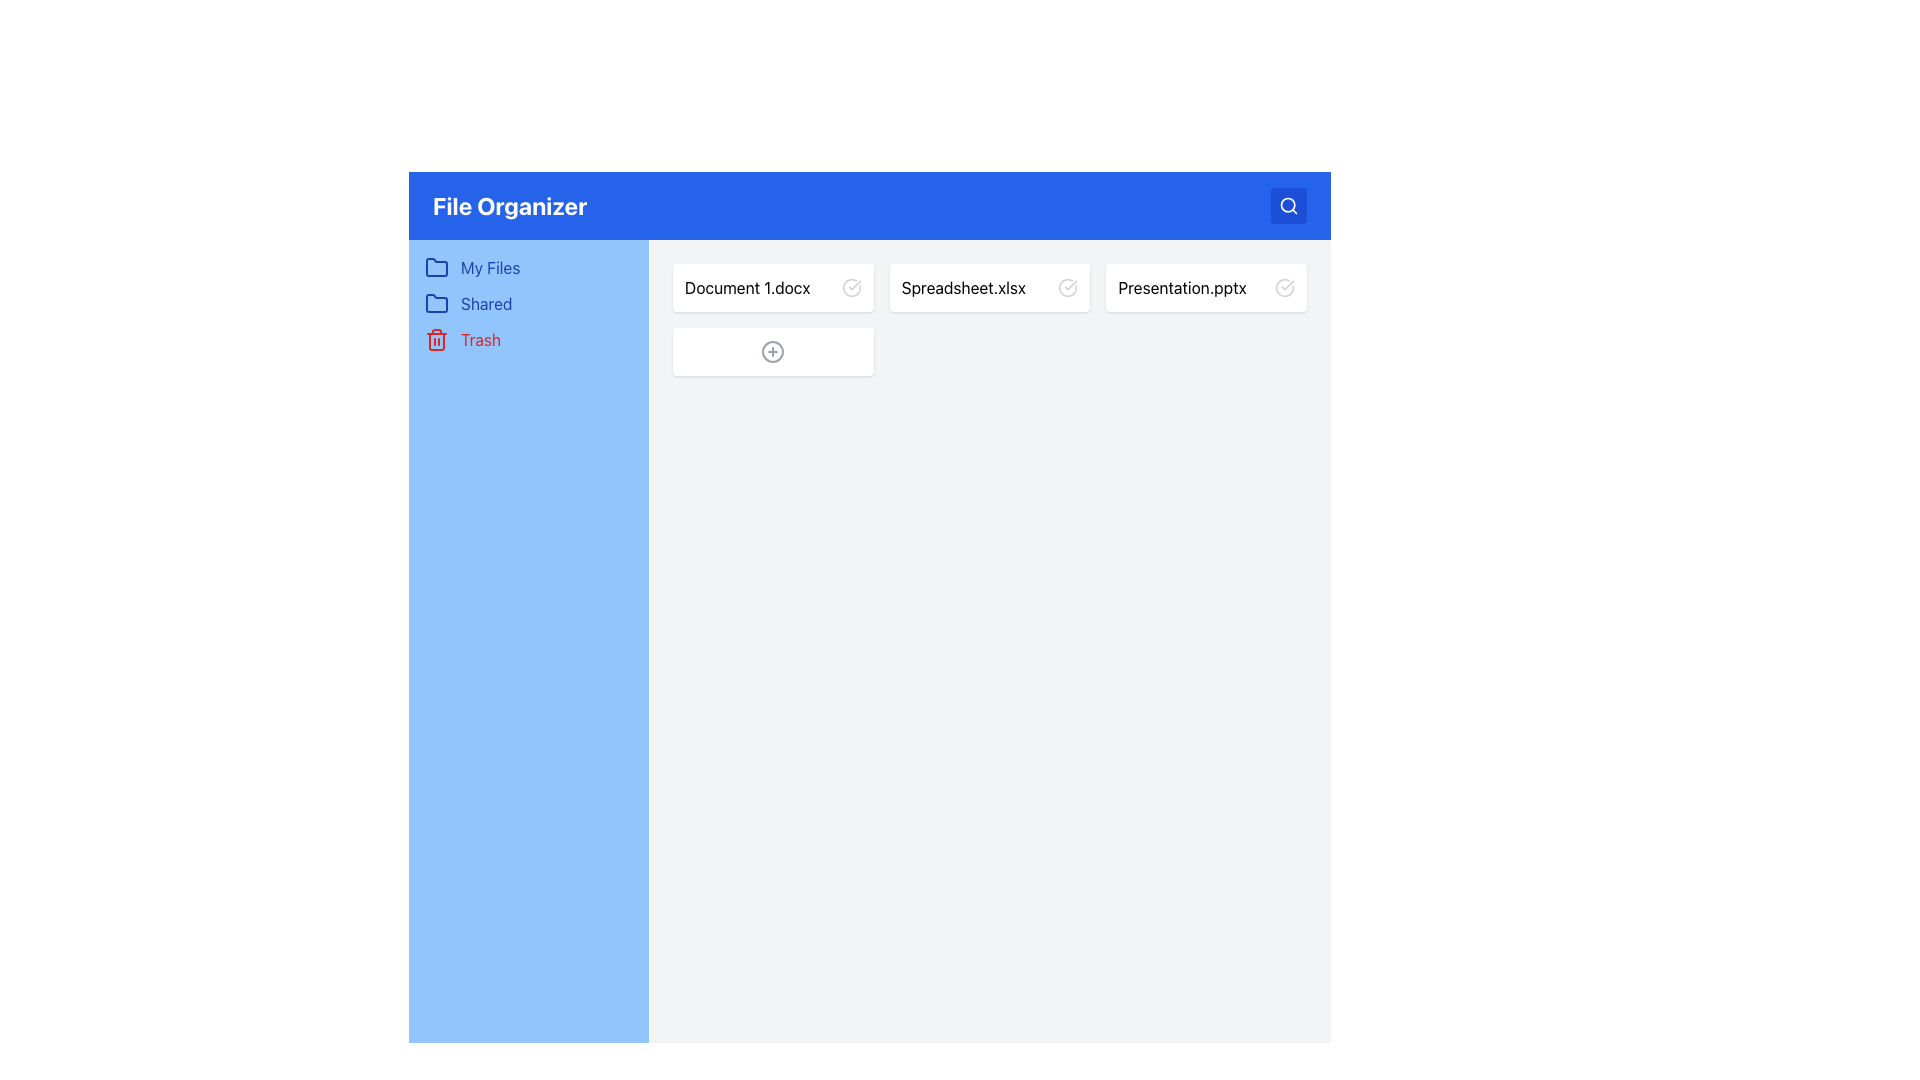  I want to click on the second navigation item labeled 'Shared' in the left panel, so click(528, 304).